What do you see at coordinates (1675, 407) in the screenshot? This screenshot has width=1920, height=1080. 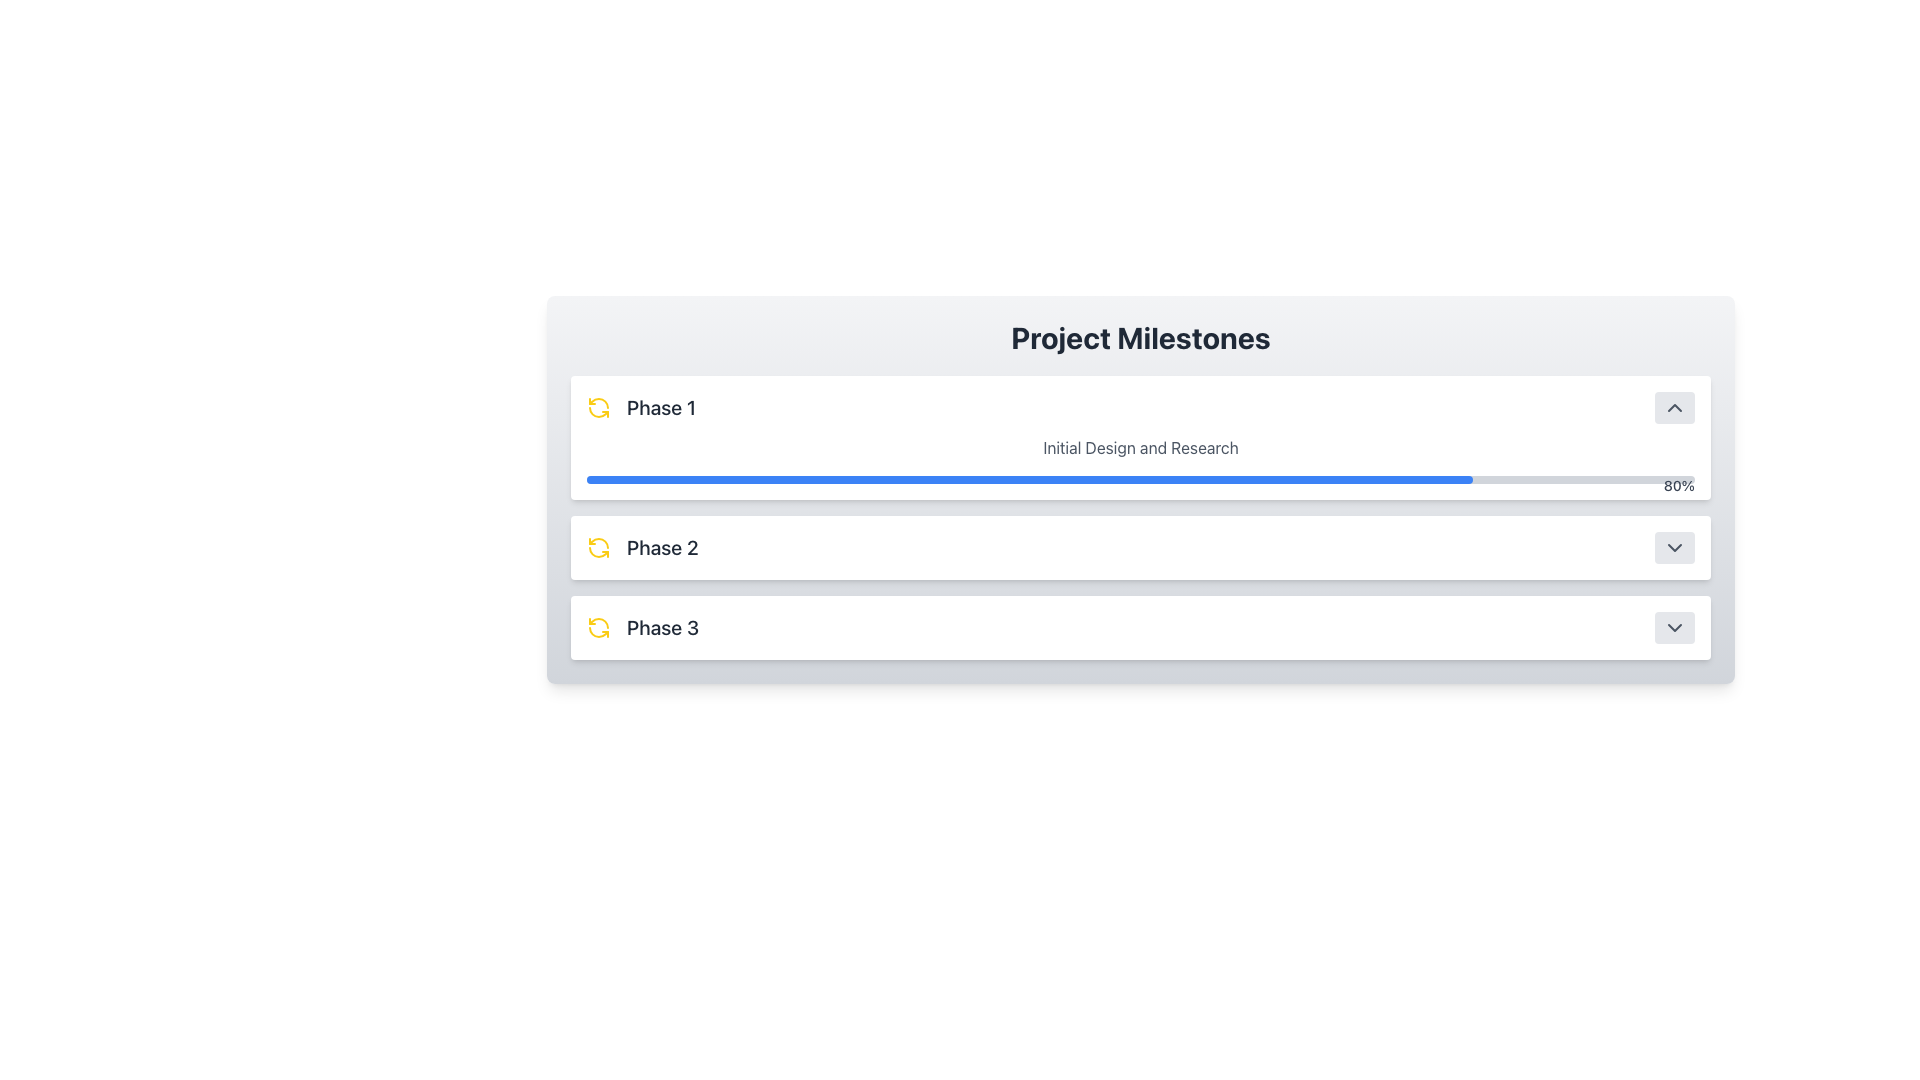 I see `the icon at the far right end of the row labeled 'Phase 1'` at bounding box center [1675, 407].